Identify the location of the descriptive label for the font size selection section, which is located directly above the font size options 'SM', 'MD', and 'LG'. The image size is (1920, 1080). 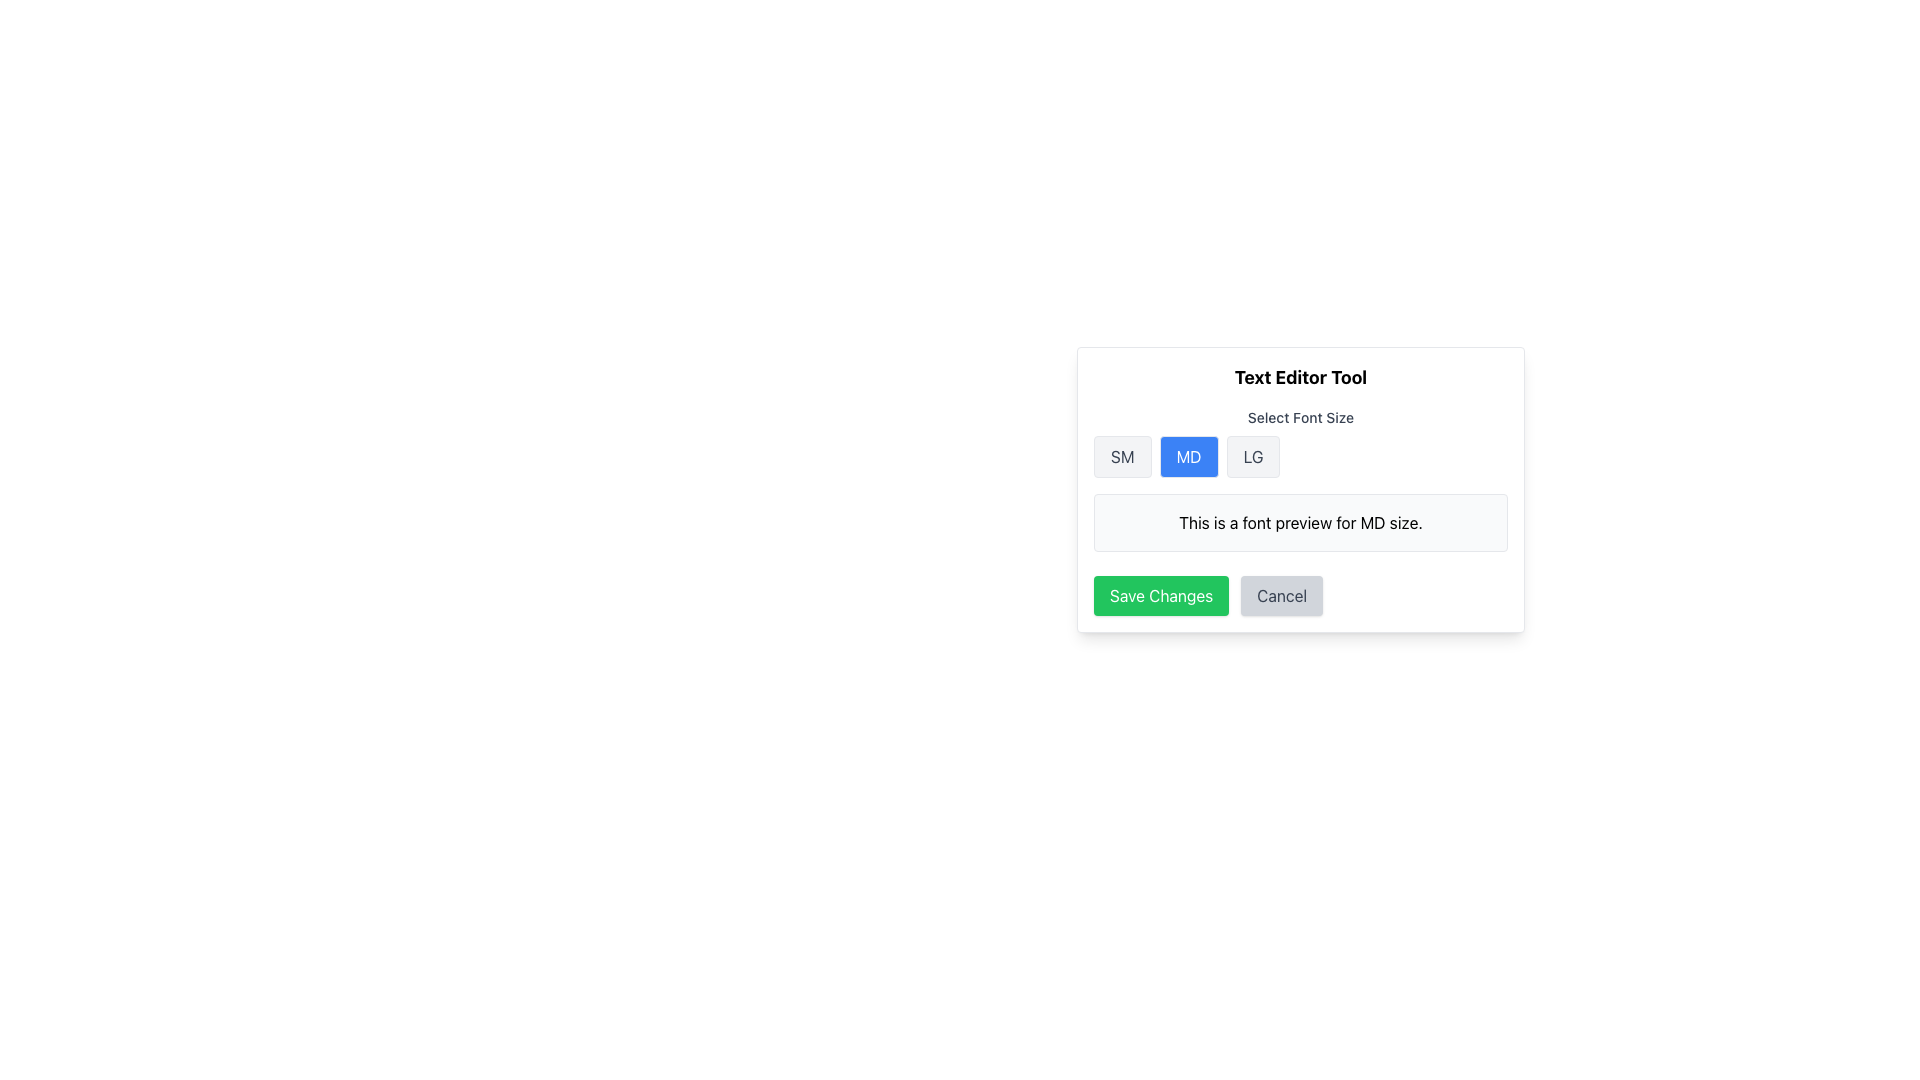
(1300, 416).